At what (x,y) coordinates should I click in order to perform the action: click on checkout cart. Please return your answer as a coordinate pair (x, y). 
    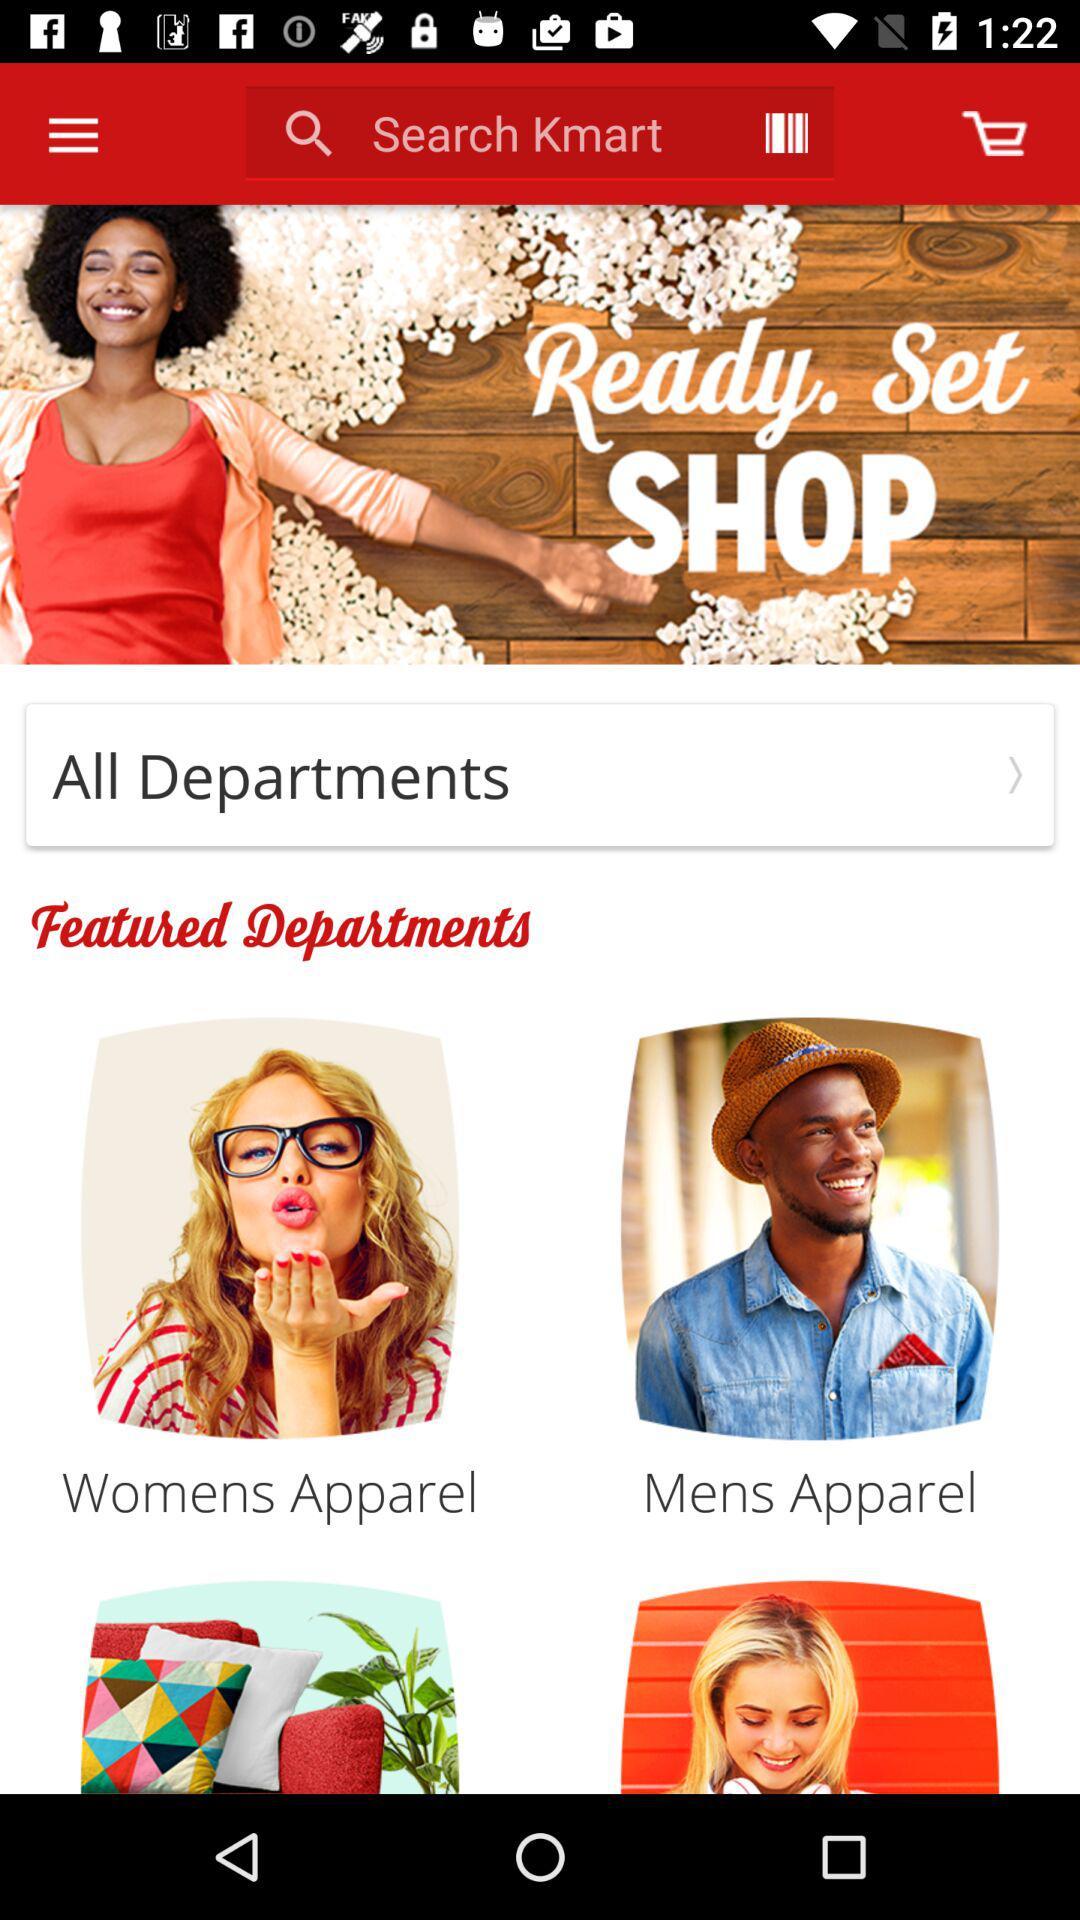
    Looking at the image, I should click on (994, 132).